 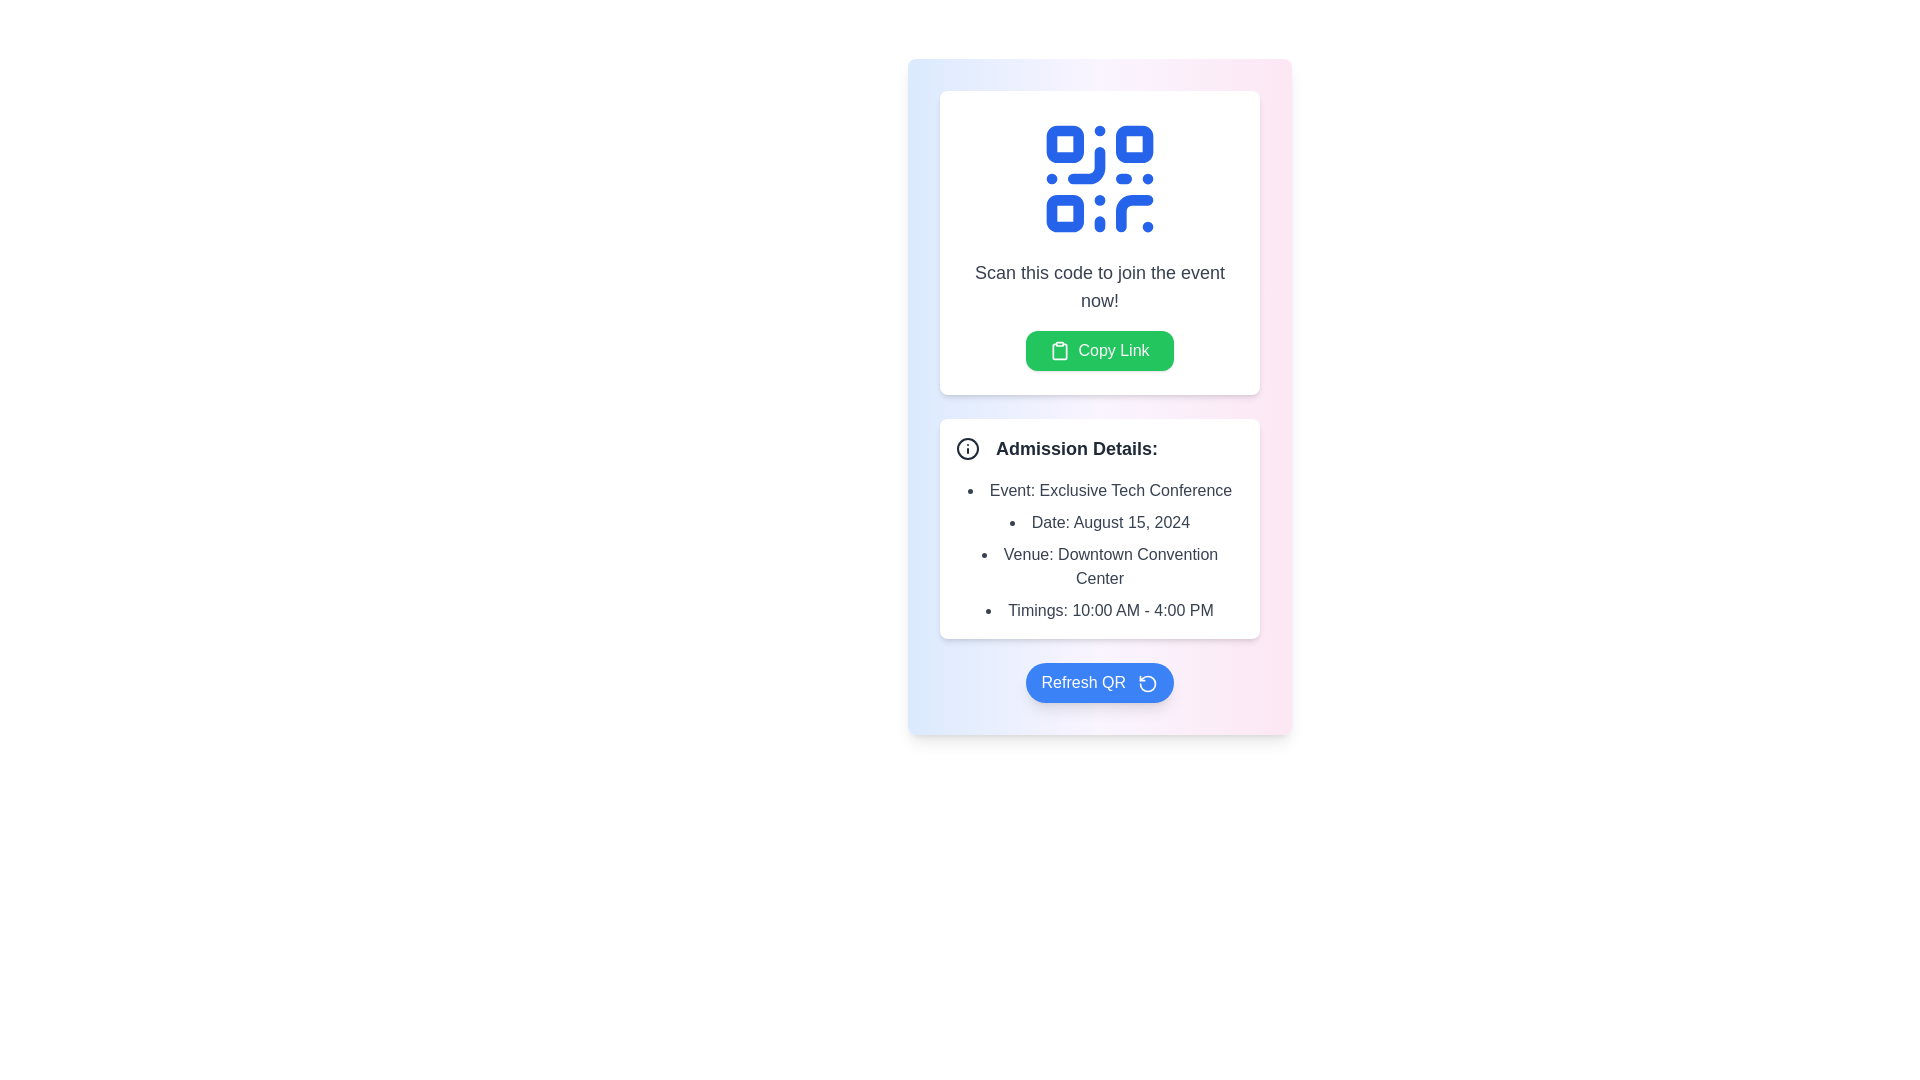 What do you see at coordinates (1038, 609) in the screenshot?
I see `the 'Timings:' text label in the 'Admission Details' section` at bounding box center [1038, 609].